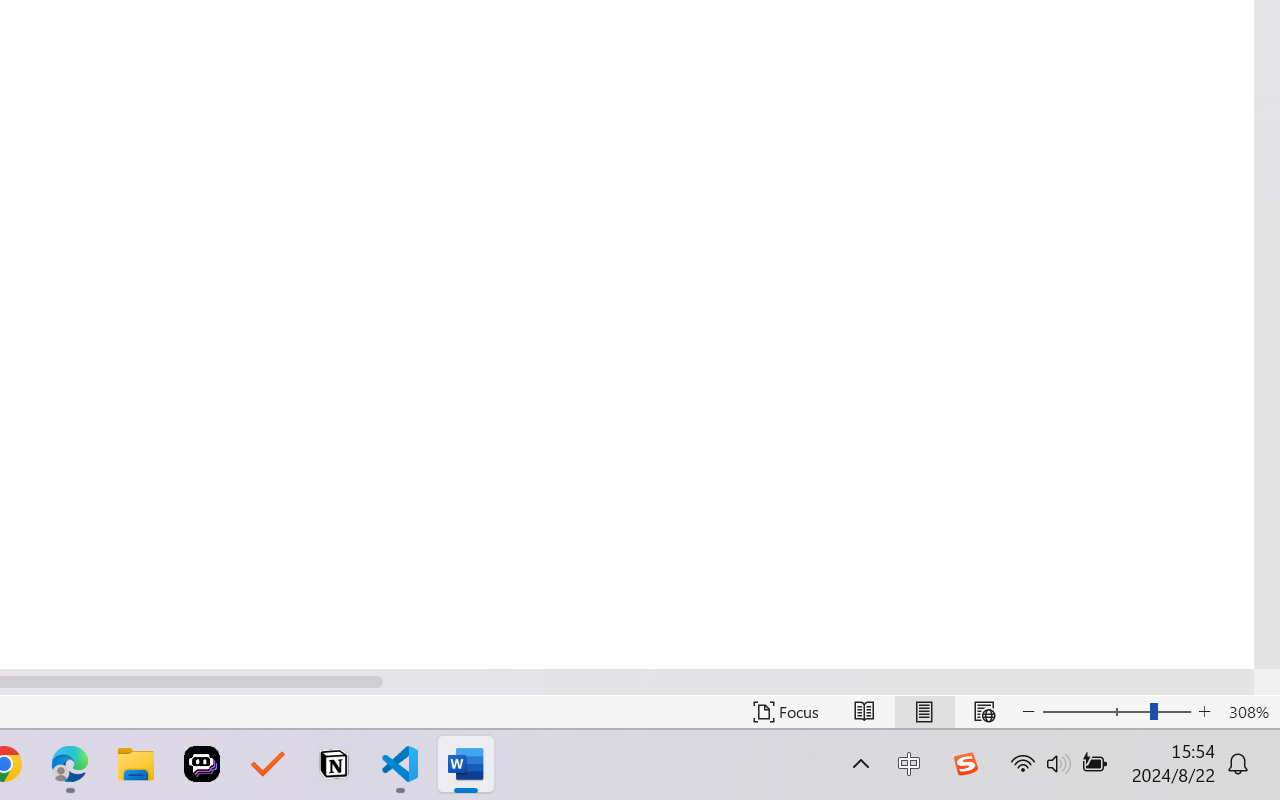 The width and height of the screenshot is (1280, 800). Describe the element at coordinates (965, 764) in the screenshot. I see `'Class: Image'` at that location.